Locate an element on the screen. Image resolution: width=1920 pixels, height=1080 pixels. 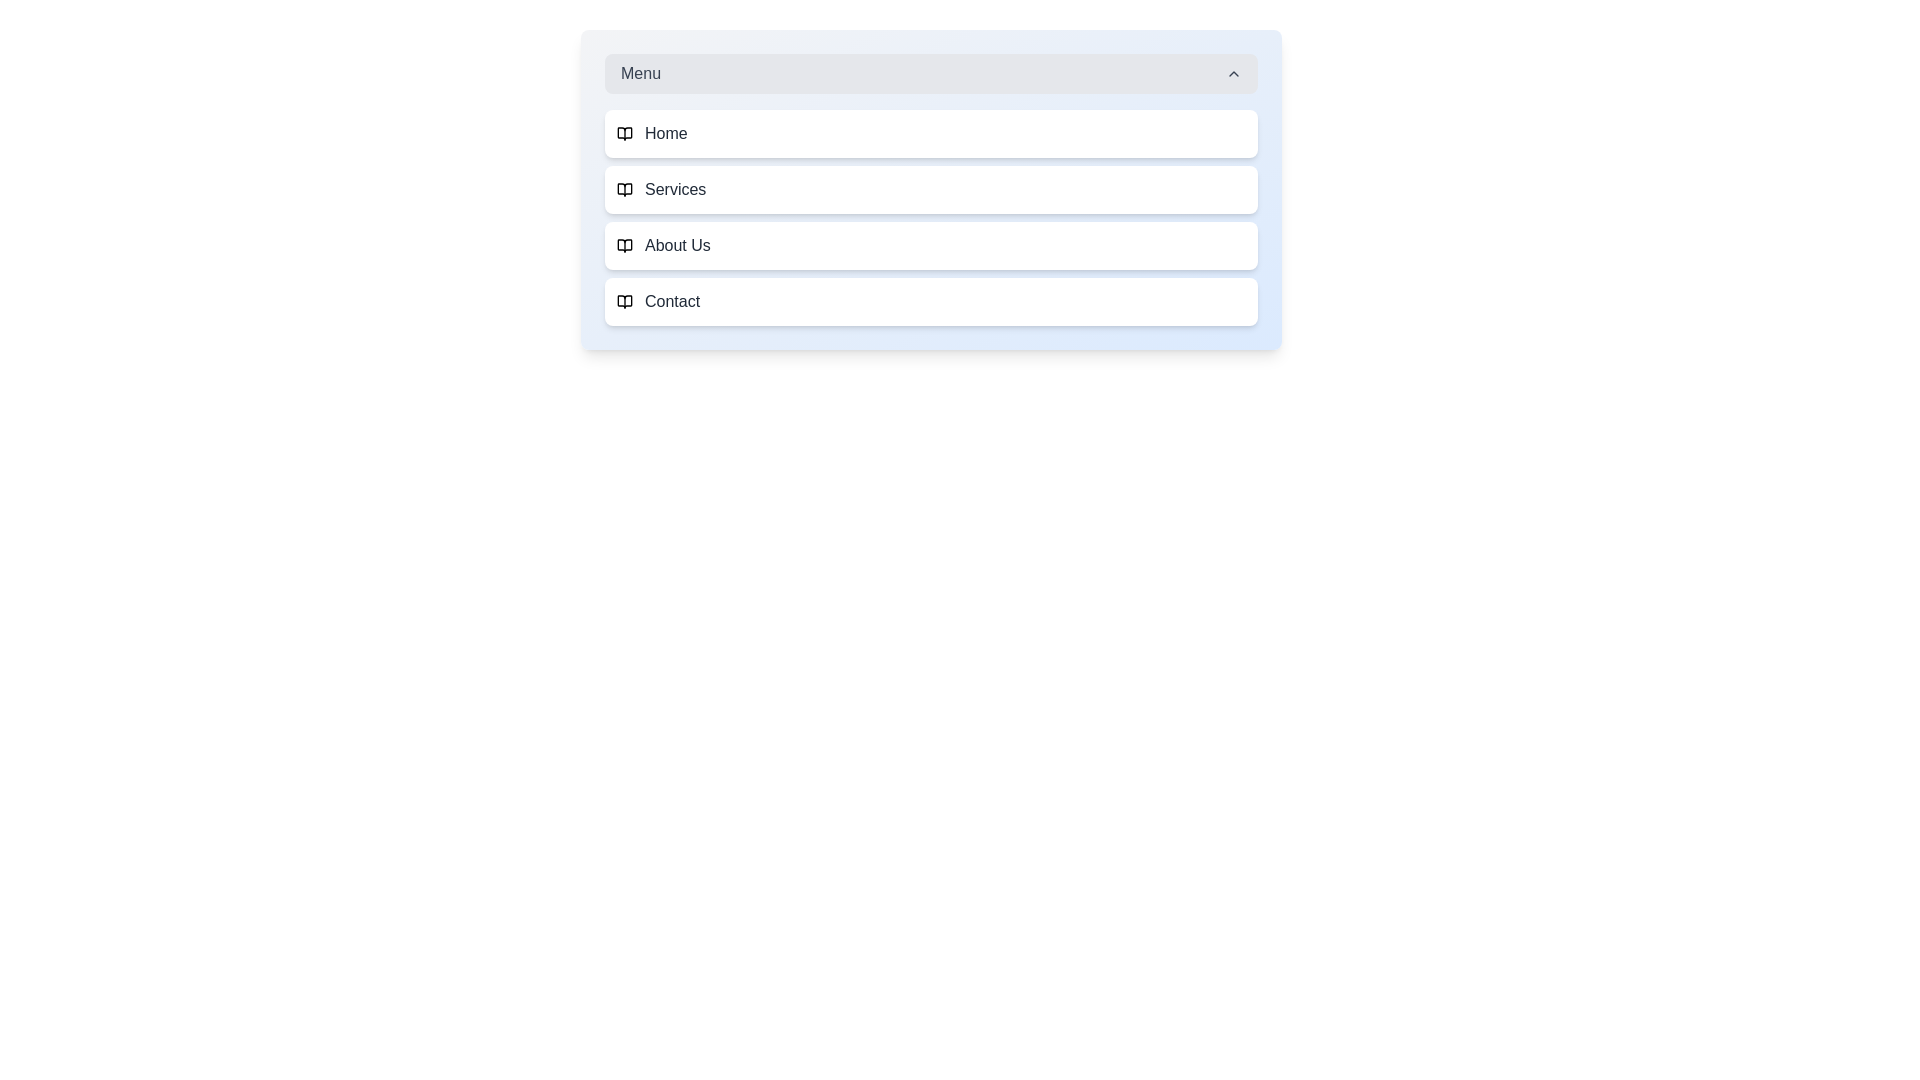
the last menu item link in the vertical list is located at coordinates (930, 301).